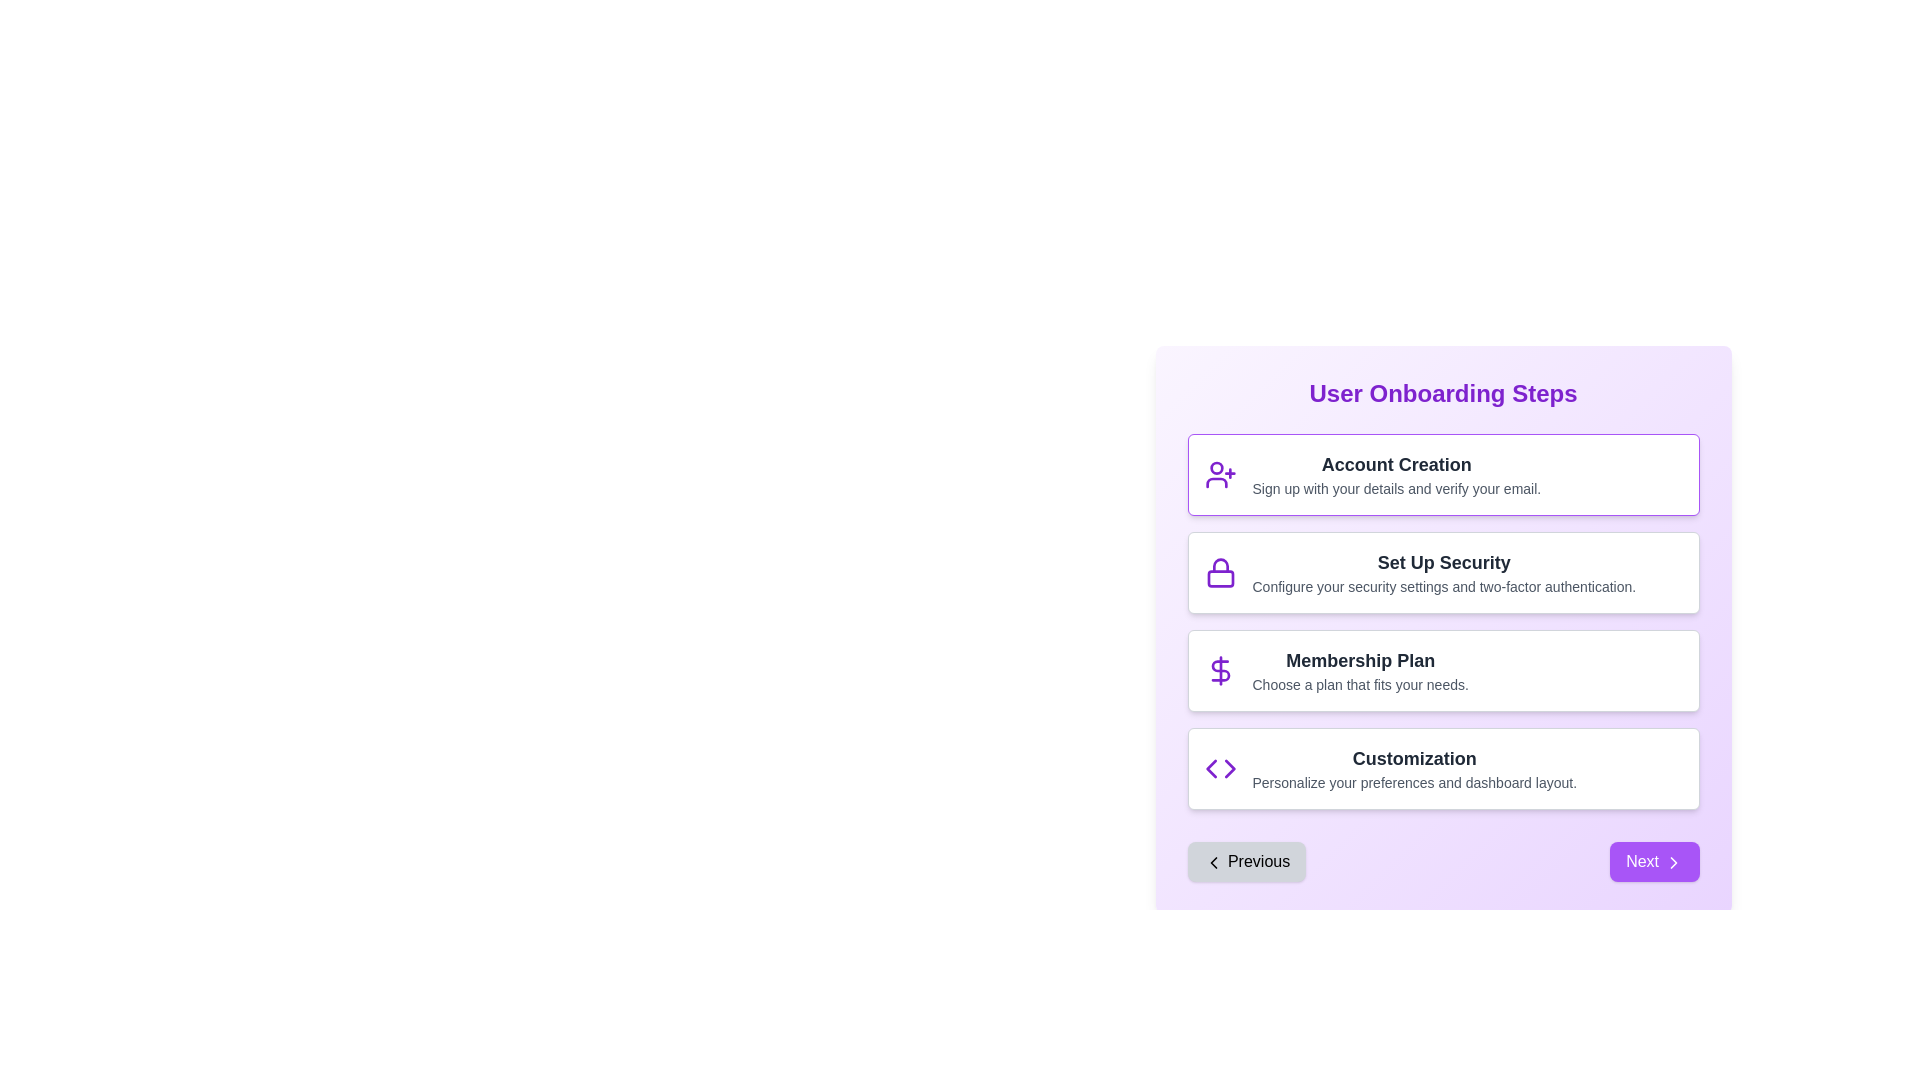 This screenshot has width=1920, height=1080. Describe the element at coordinates (1219, 573) in the screenshot. I see `the lock icon representing the 'Set Up Security' step in the user onboarding process, which is located to the left of the text 'Set Up Security'` at that location.